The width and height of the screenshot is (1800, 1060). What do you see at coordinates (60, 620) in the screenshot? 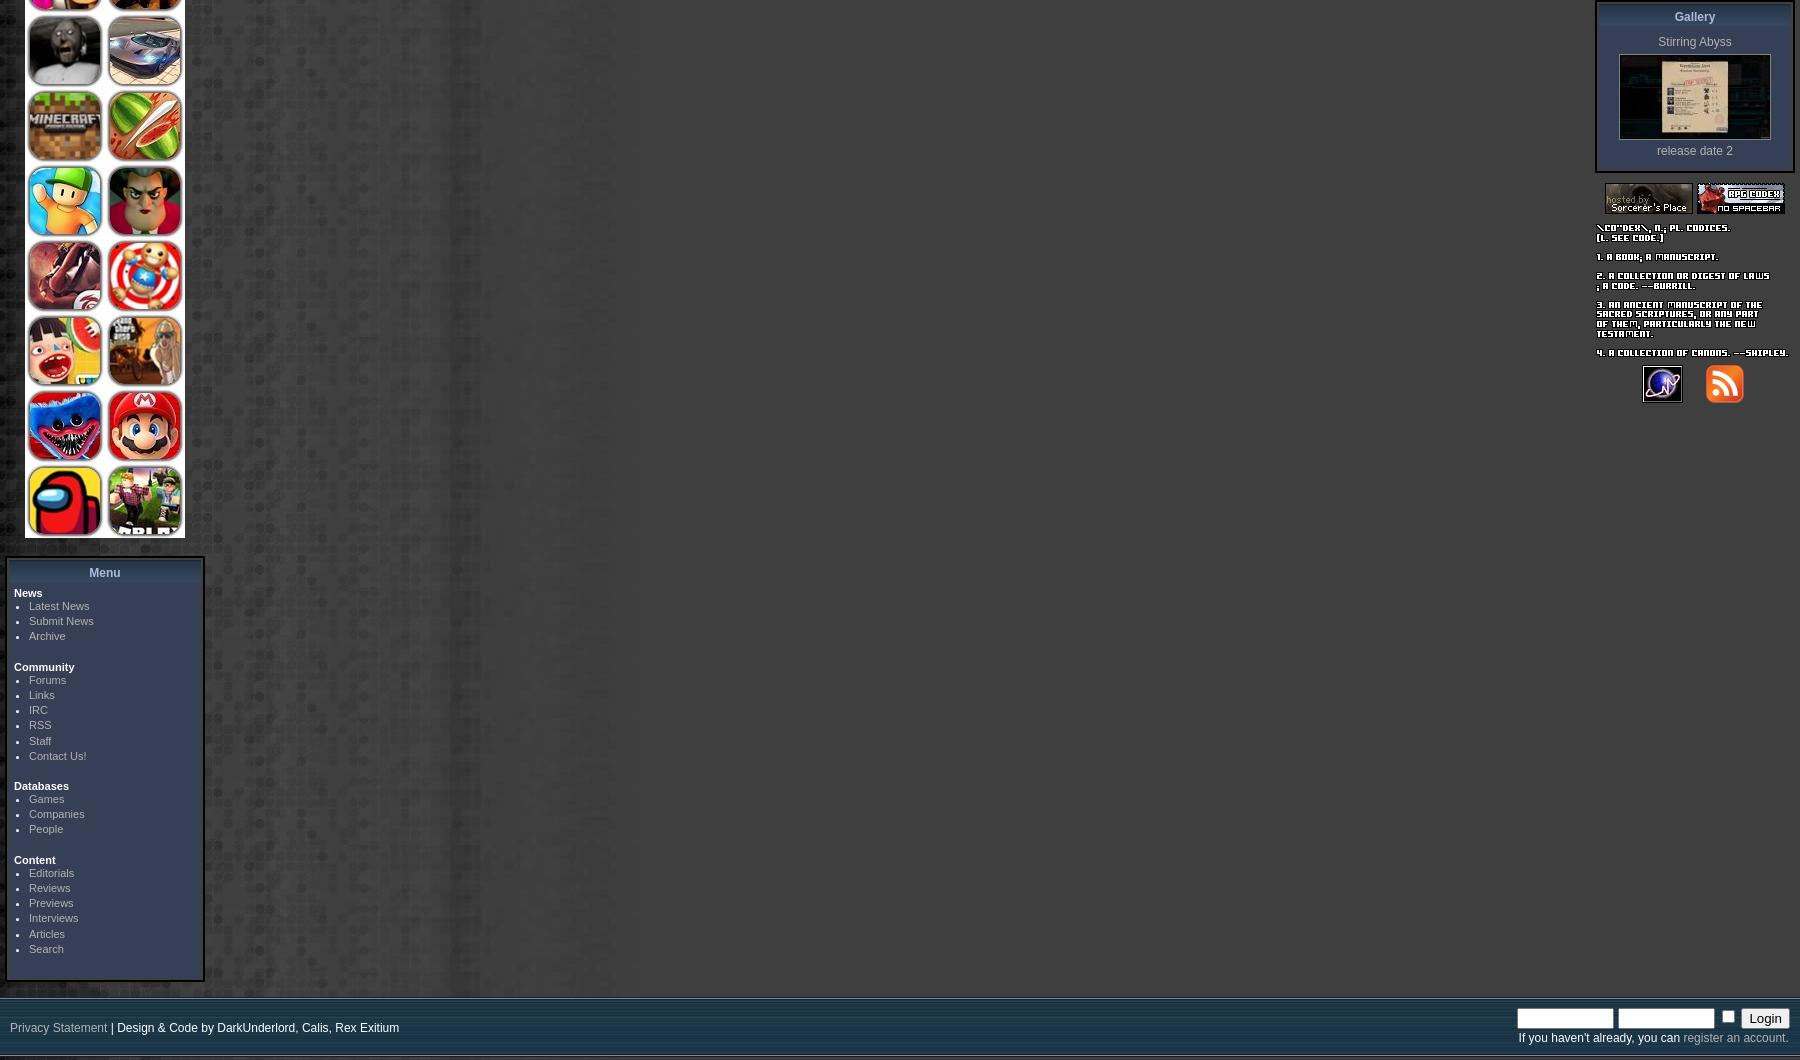
I see `'Submit News'` at bounding box center [60, 620].